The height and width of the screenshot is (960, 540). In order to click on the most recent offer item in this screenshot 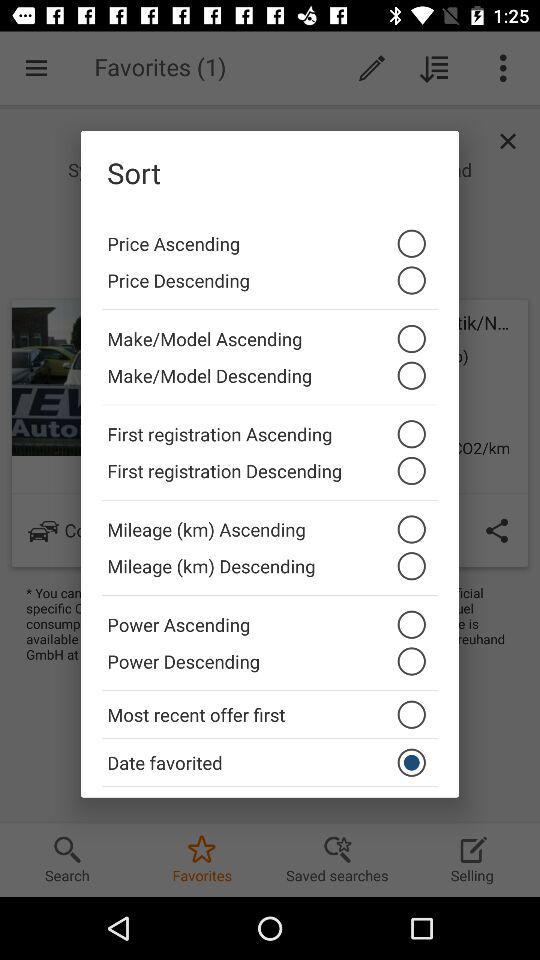, I will do `click(270, 714)`.